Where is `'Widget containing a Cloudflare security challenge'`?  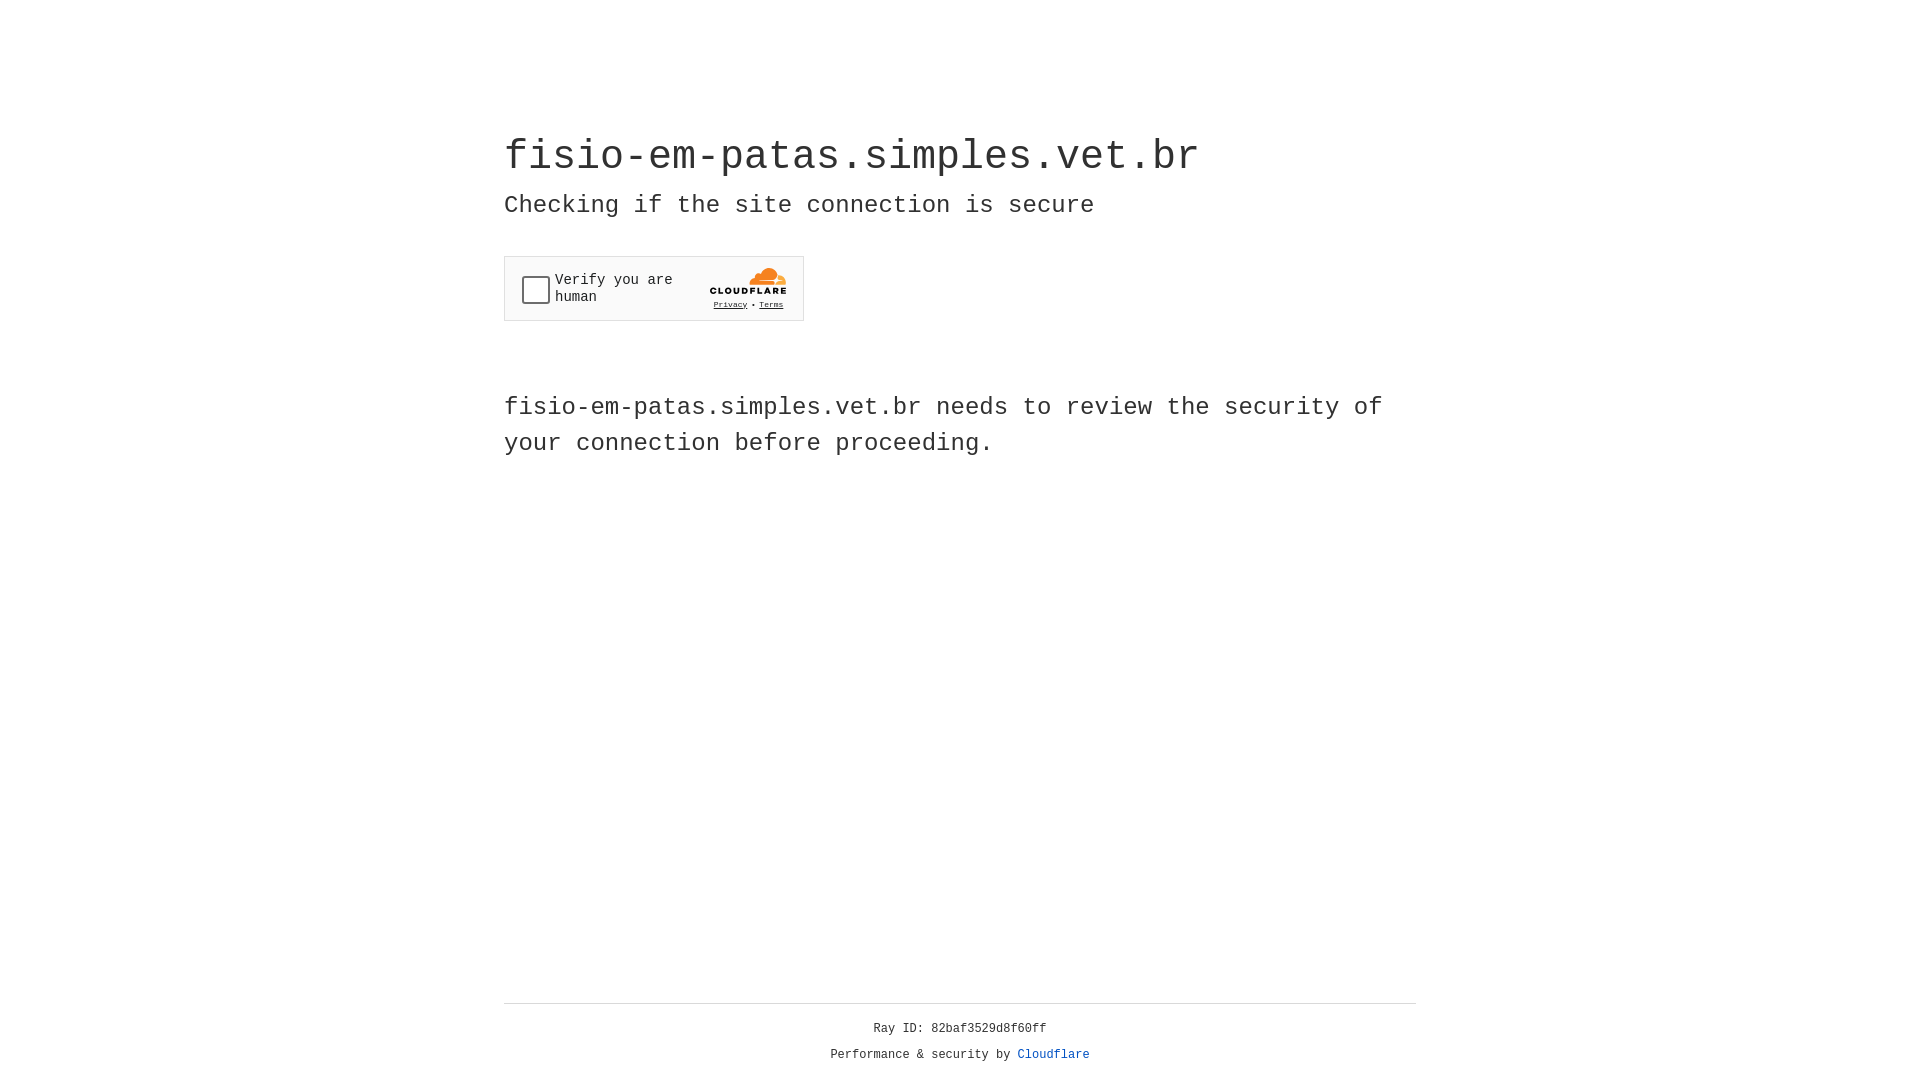
'Widget containing a Cloudflare security challenge' is located at coordinates (653, 288).